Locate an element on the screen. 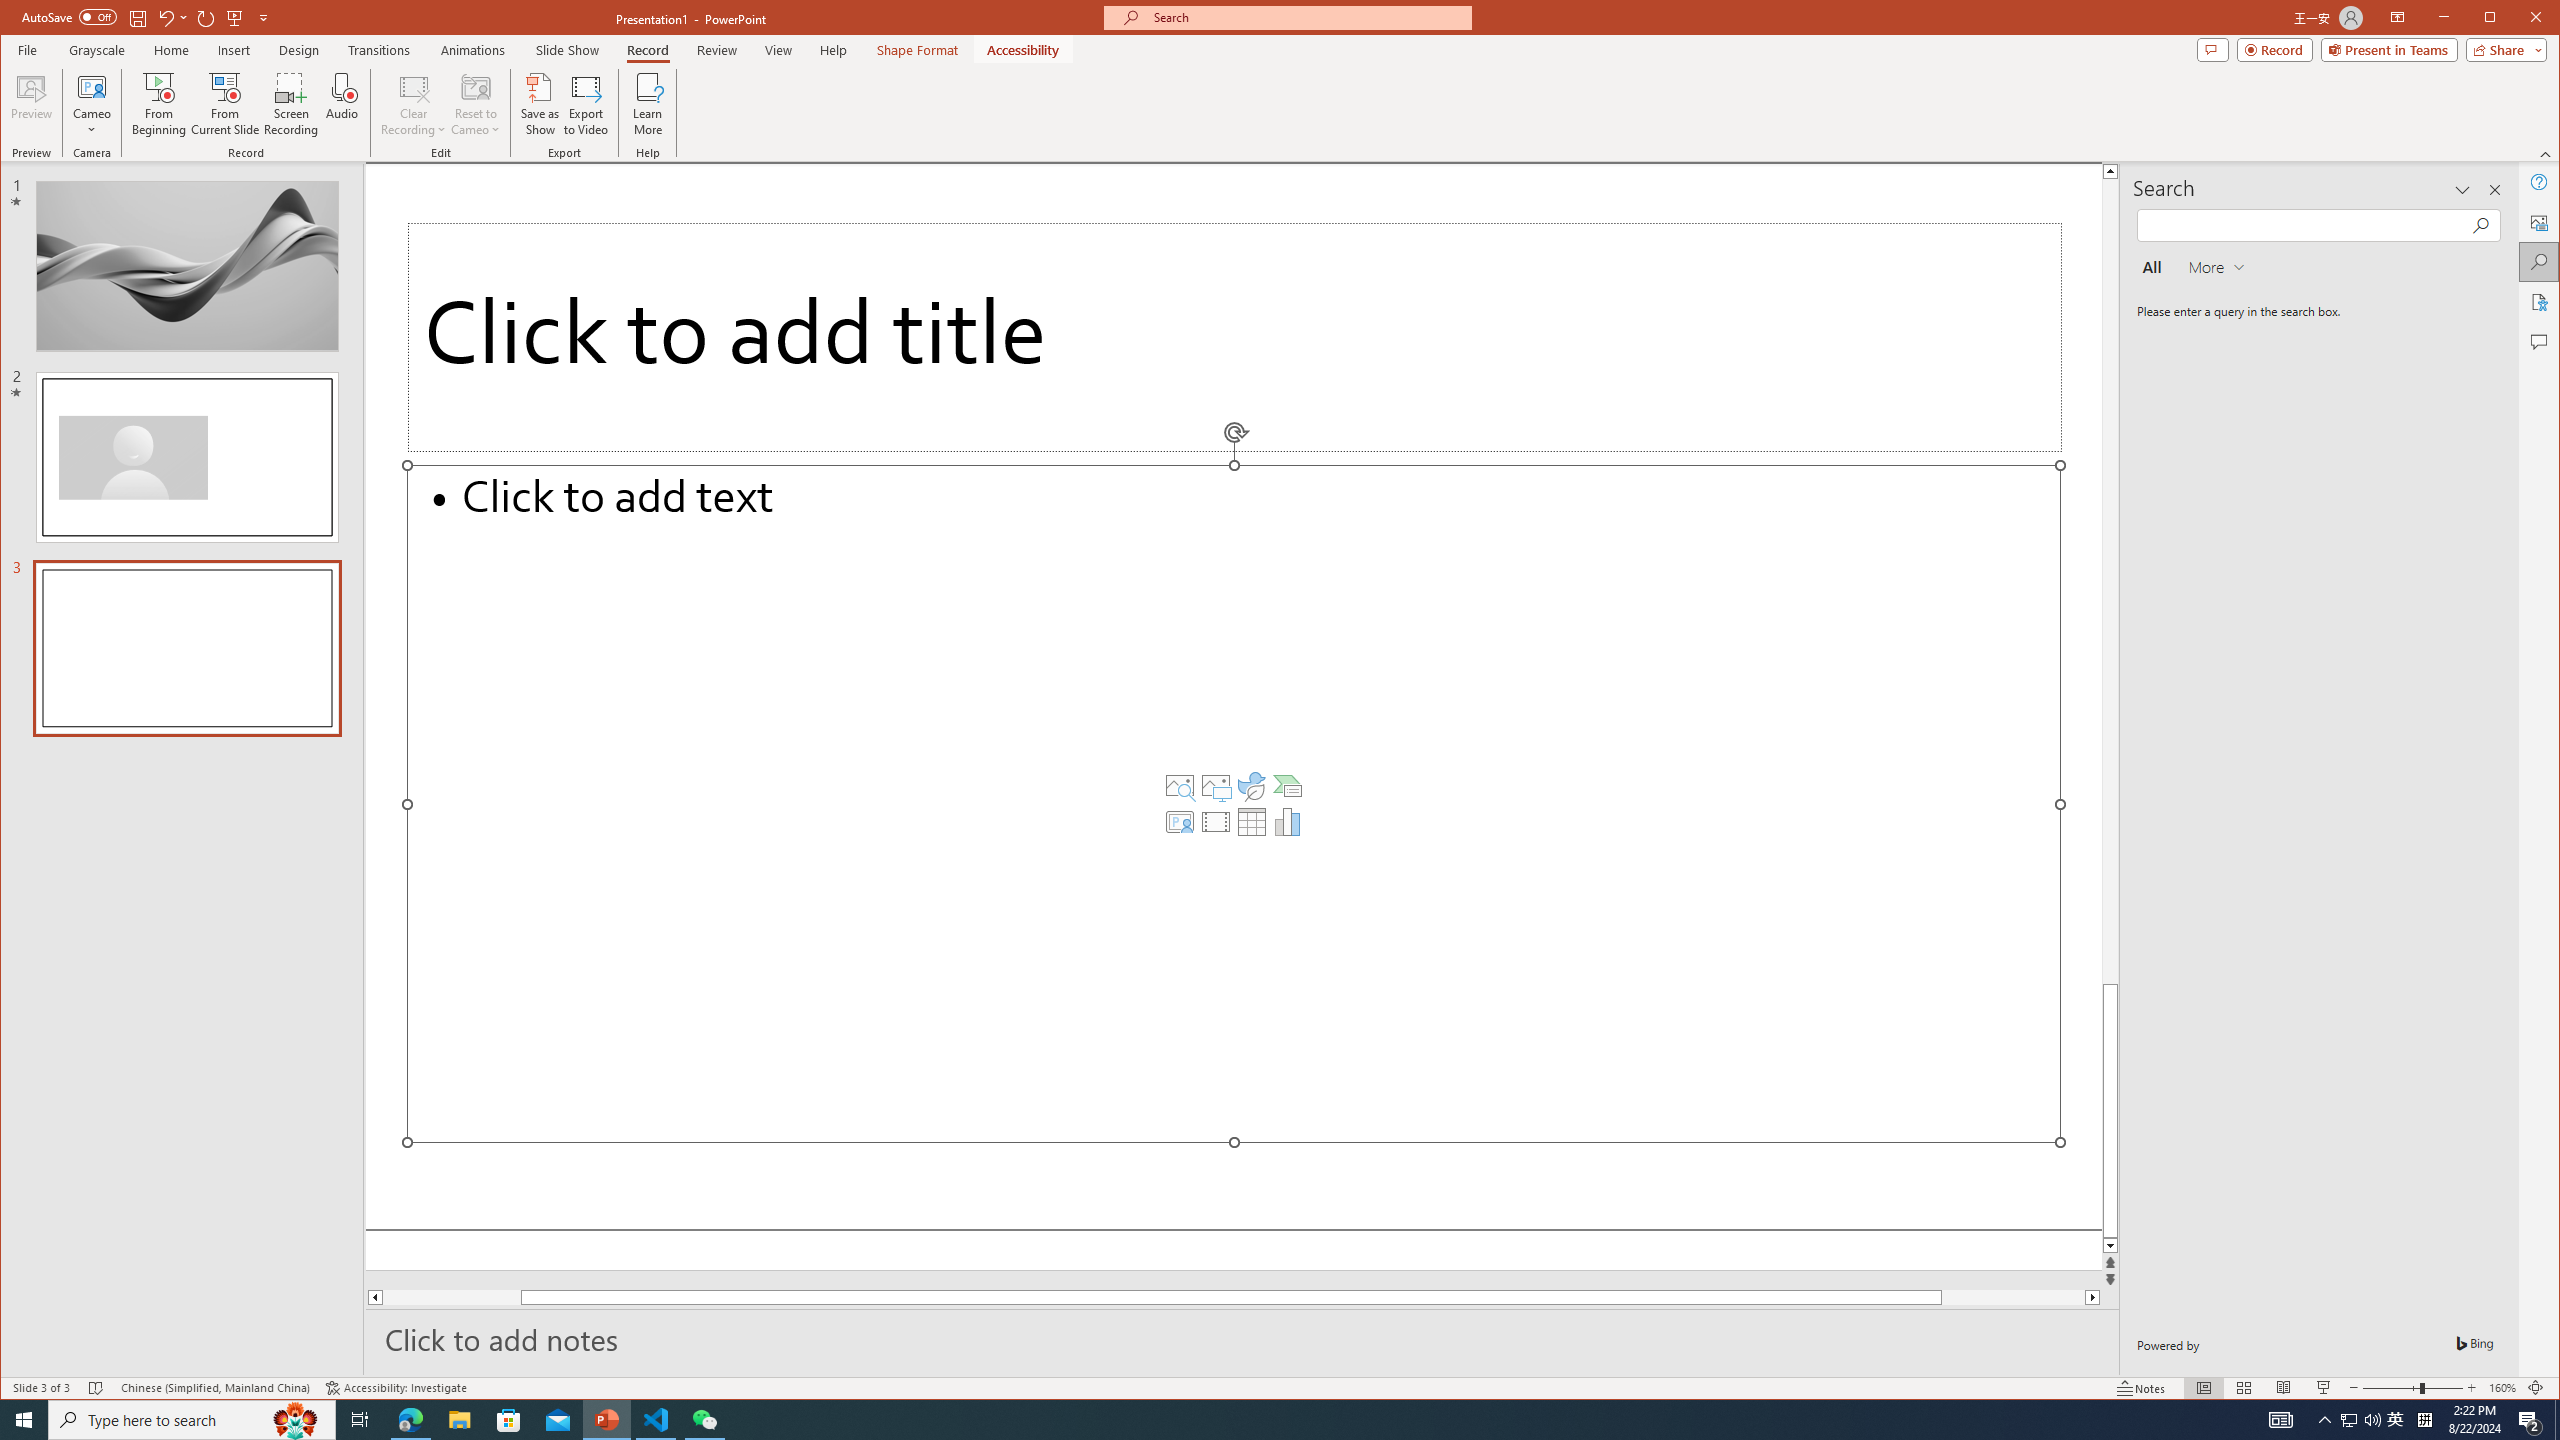 This screenshot has height=1440, width=2560. 'Zoom 160%' is located at coordinates (2502, 1387).